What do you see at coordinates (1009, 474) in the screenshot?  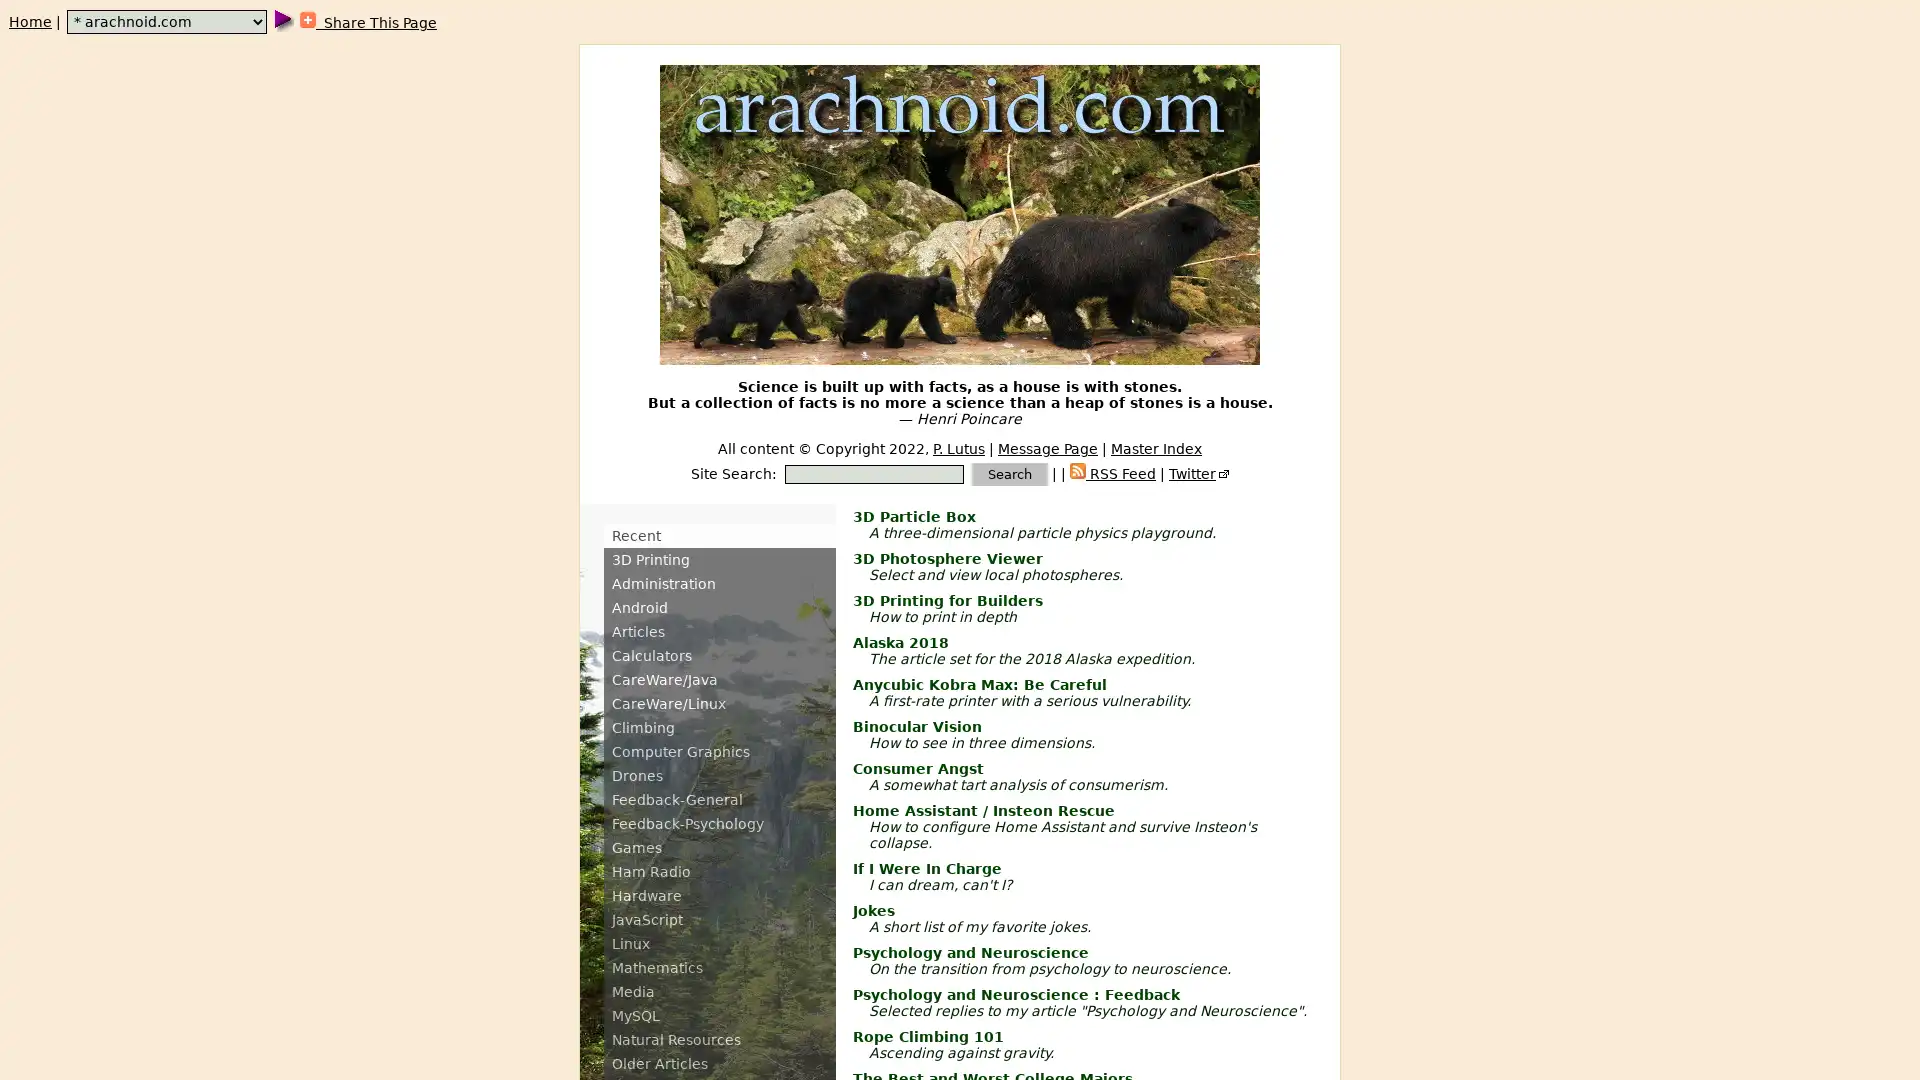 I see `Search` at bounding box center [1009, 474].